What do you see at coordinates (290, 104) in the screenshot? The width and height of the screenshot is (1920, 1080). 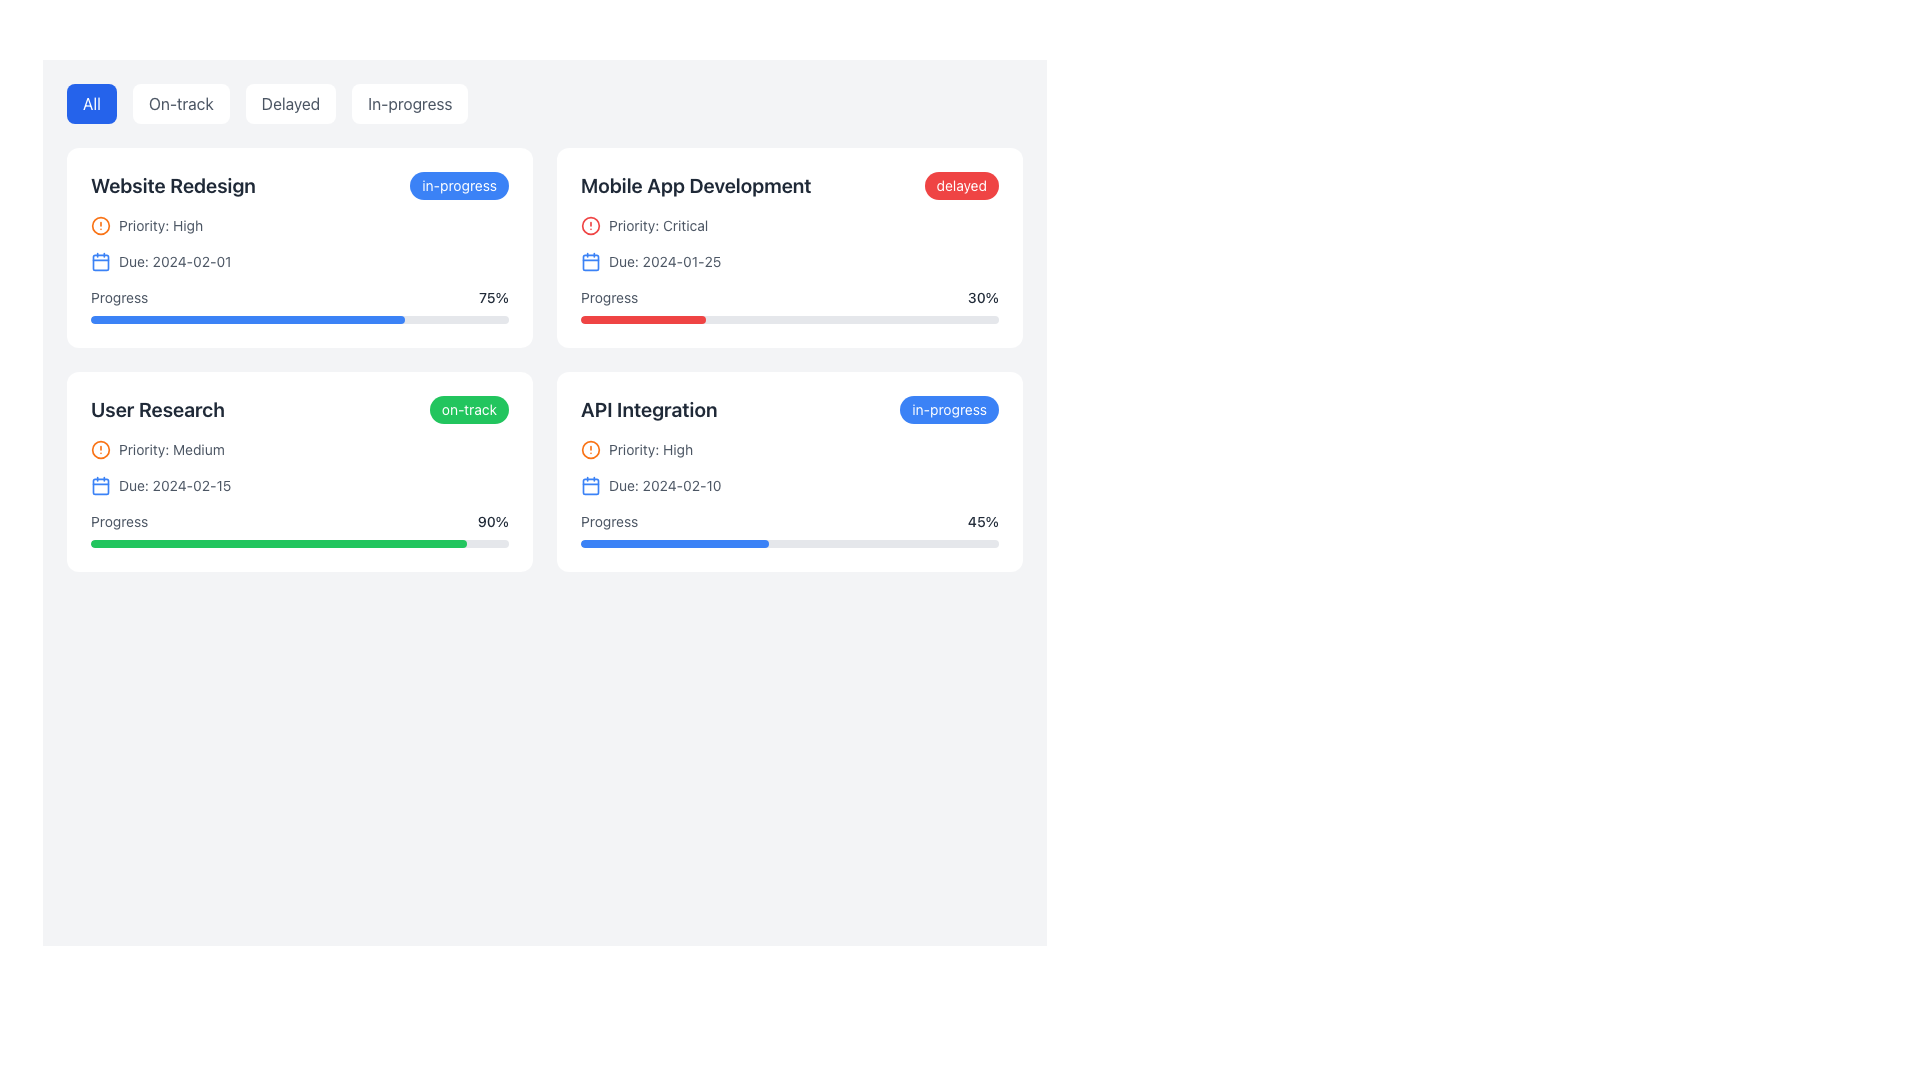 I see `the 'Delayed' button, which is a rectangular button with rounded corners and dark gray text` at bounding box center [290, 104].